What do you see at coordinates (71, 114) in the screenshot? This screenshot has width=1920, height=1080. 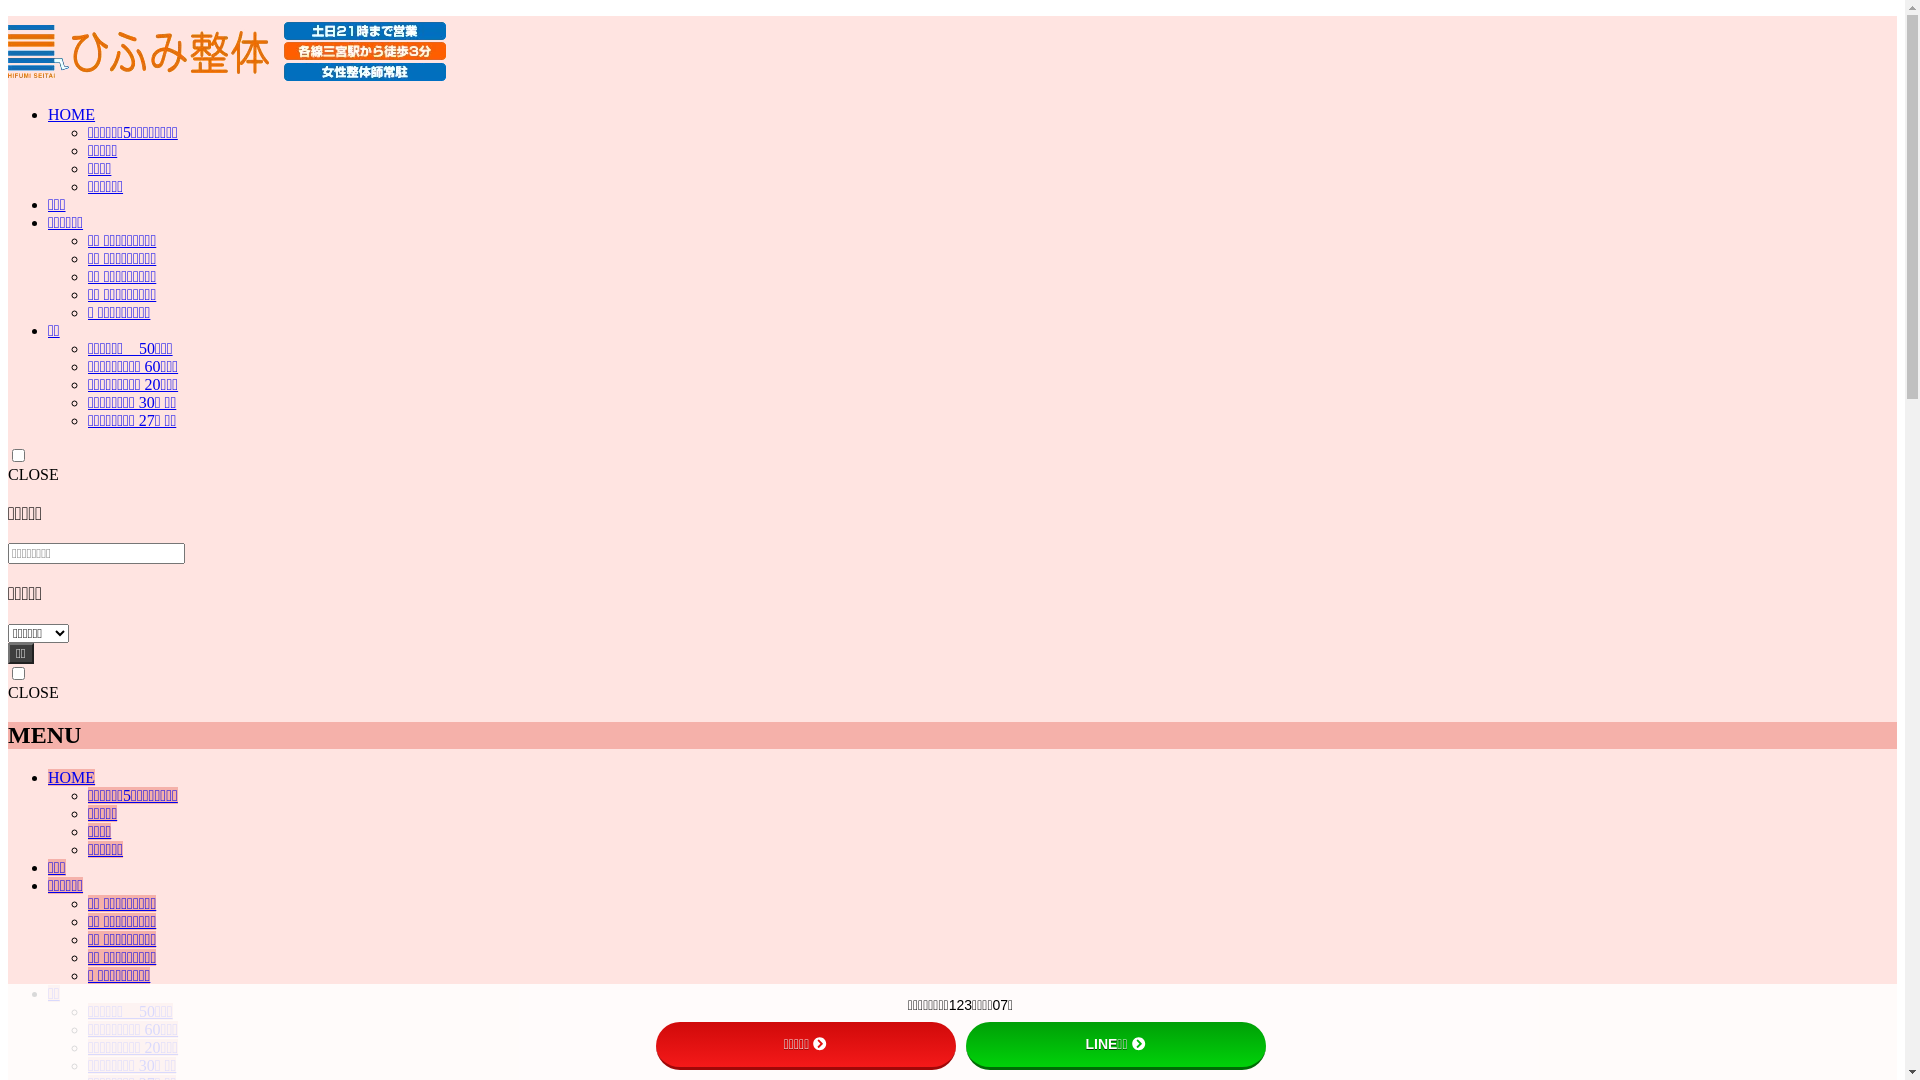 I see `'HOME'` at bounding box center [71, 114].